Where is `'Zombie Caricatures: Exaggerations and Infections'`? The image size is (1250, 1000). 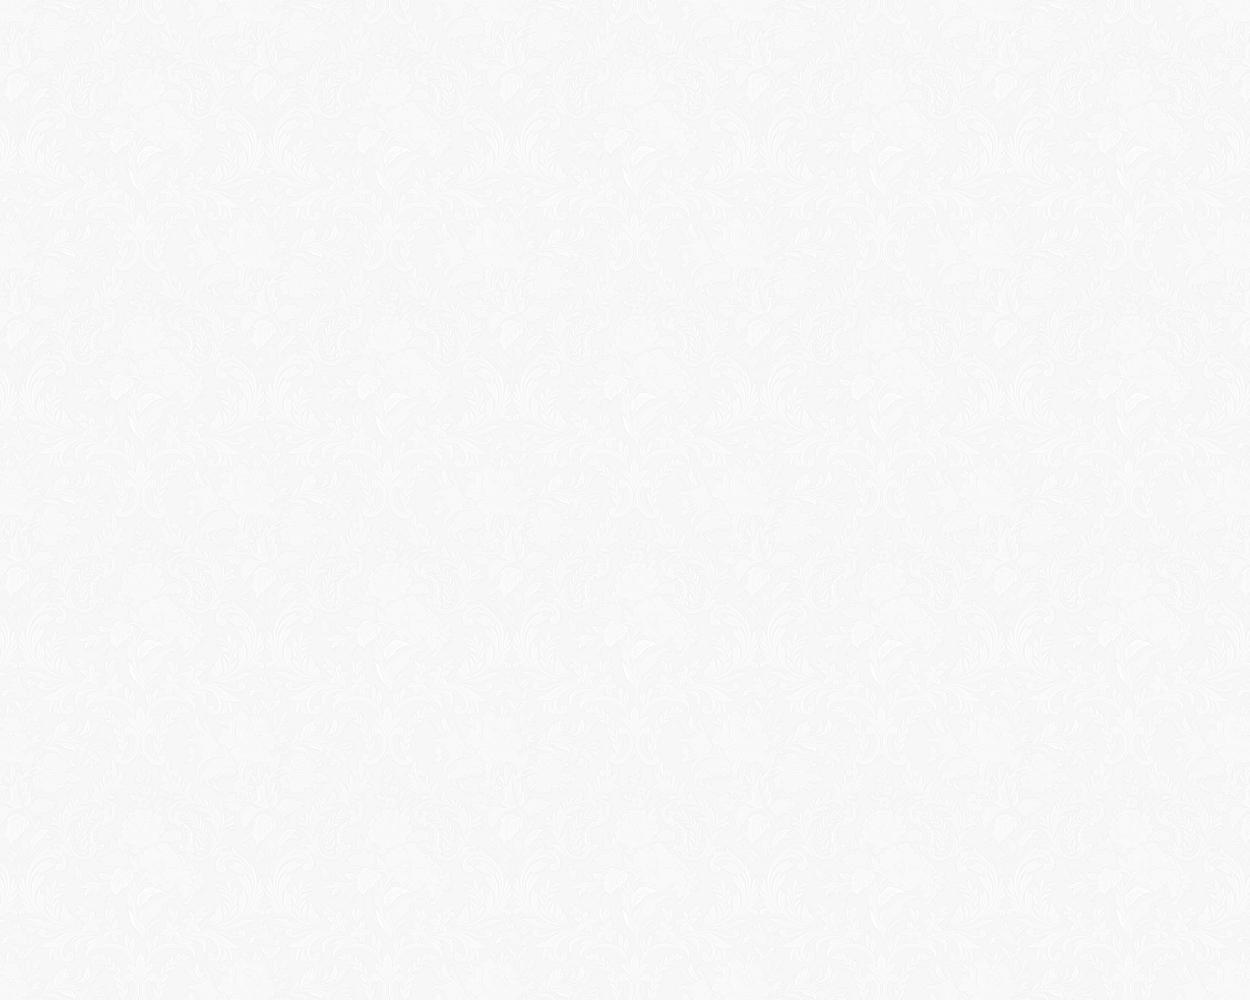
'Zombie Caricatures: Exaggerations and Infections' is located at coordinates (217, 96).